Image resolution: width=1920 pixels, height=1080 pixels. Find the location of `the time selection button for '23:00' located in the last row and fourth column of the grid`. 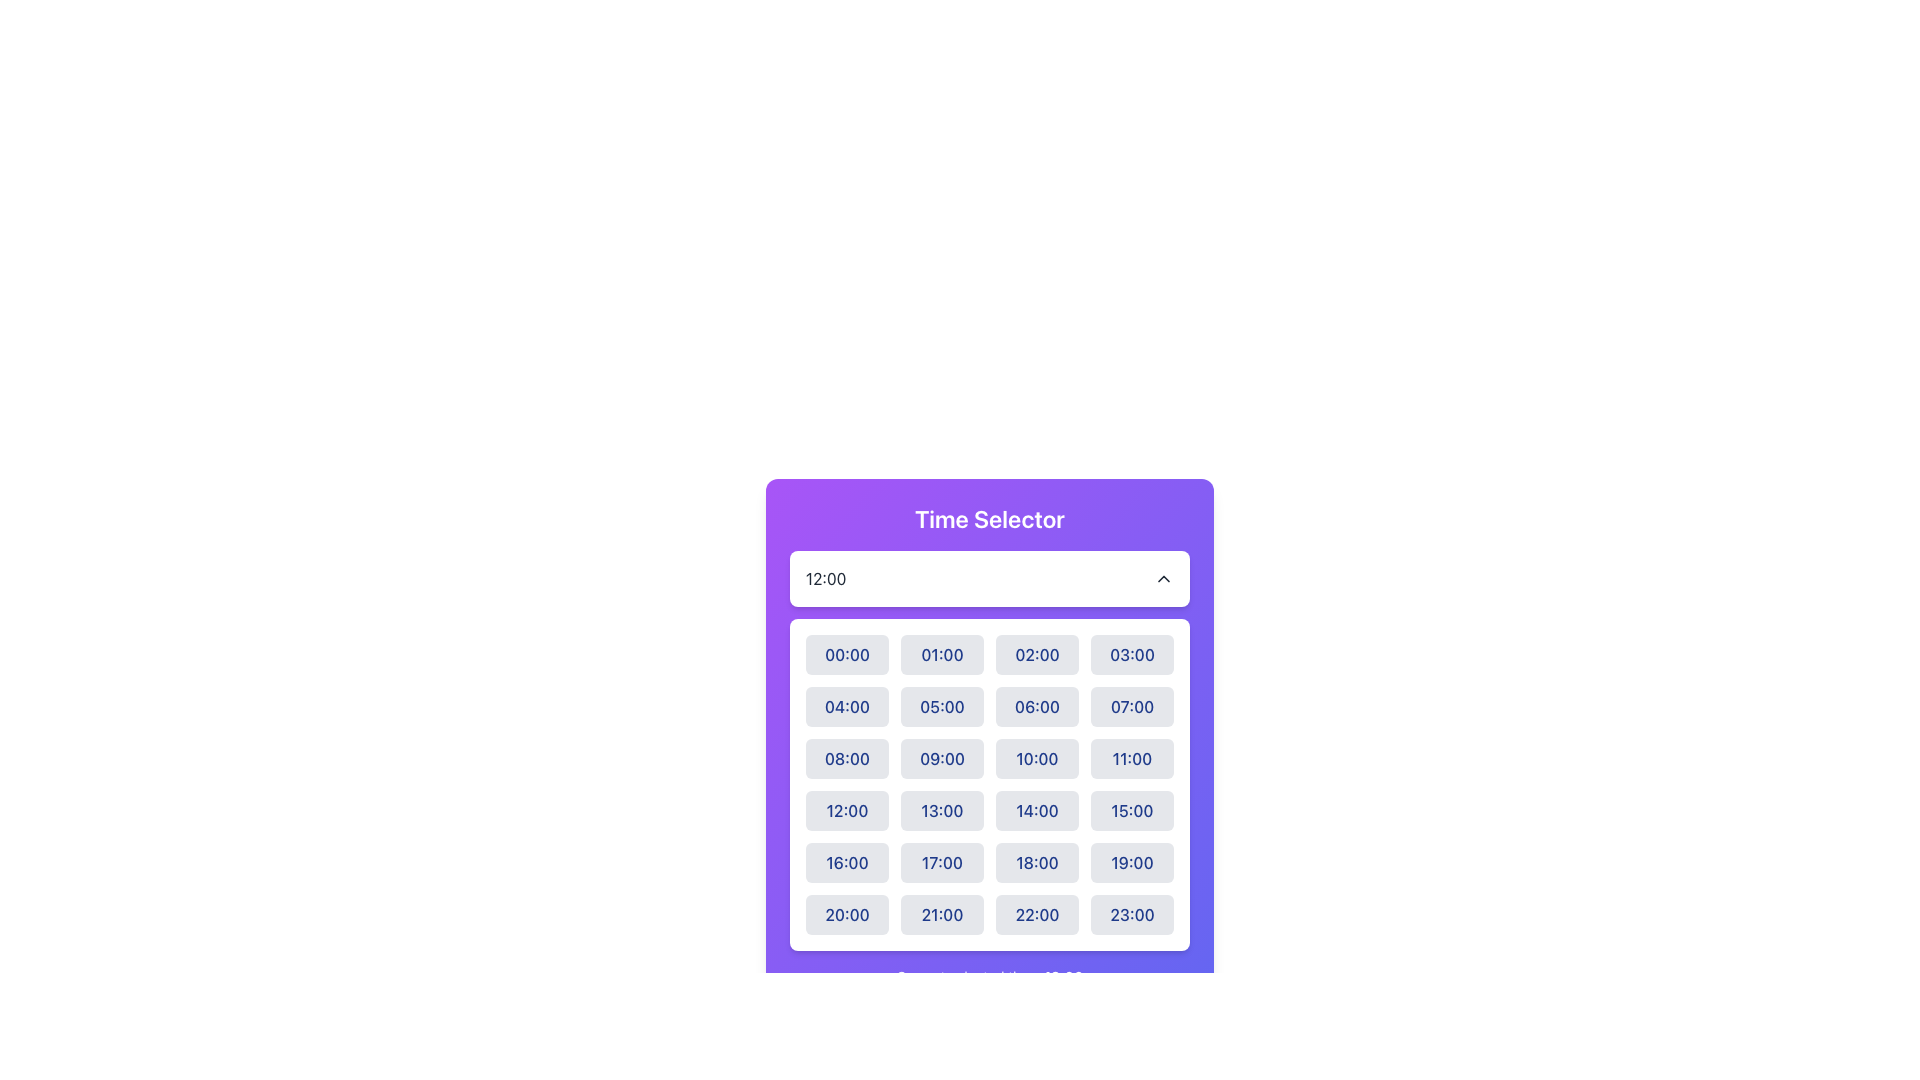

the time selection button for '23:00' located in the last row and fourth column of the grid is located at coordinates (1132, 914).